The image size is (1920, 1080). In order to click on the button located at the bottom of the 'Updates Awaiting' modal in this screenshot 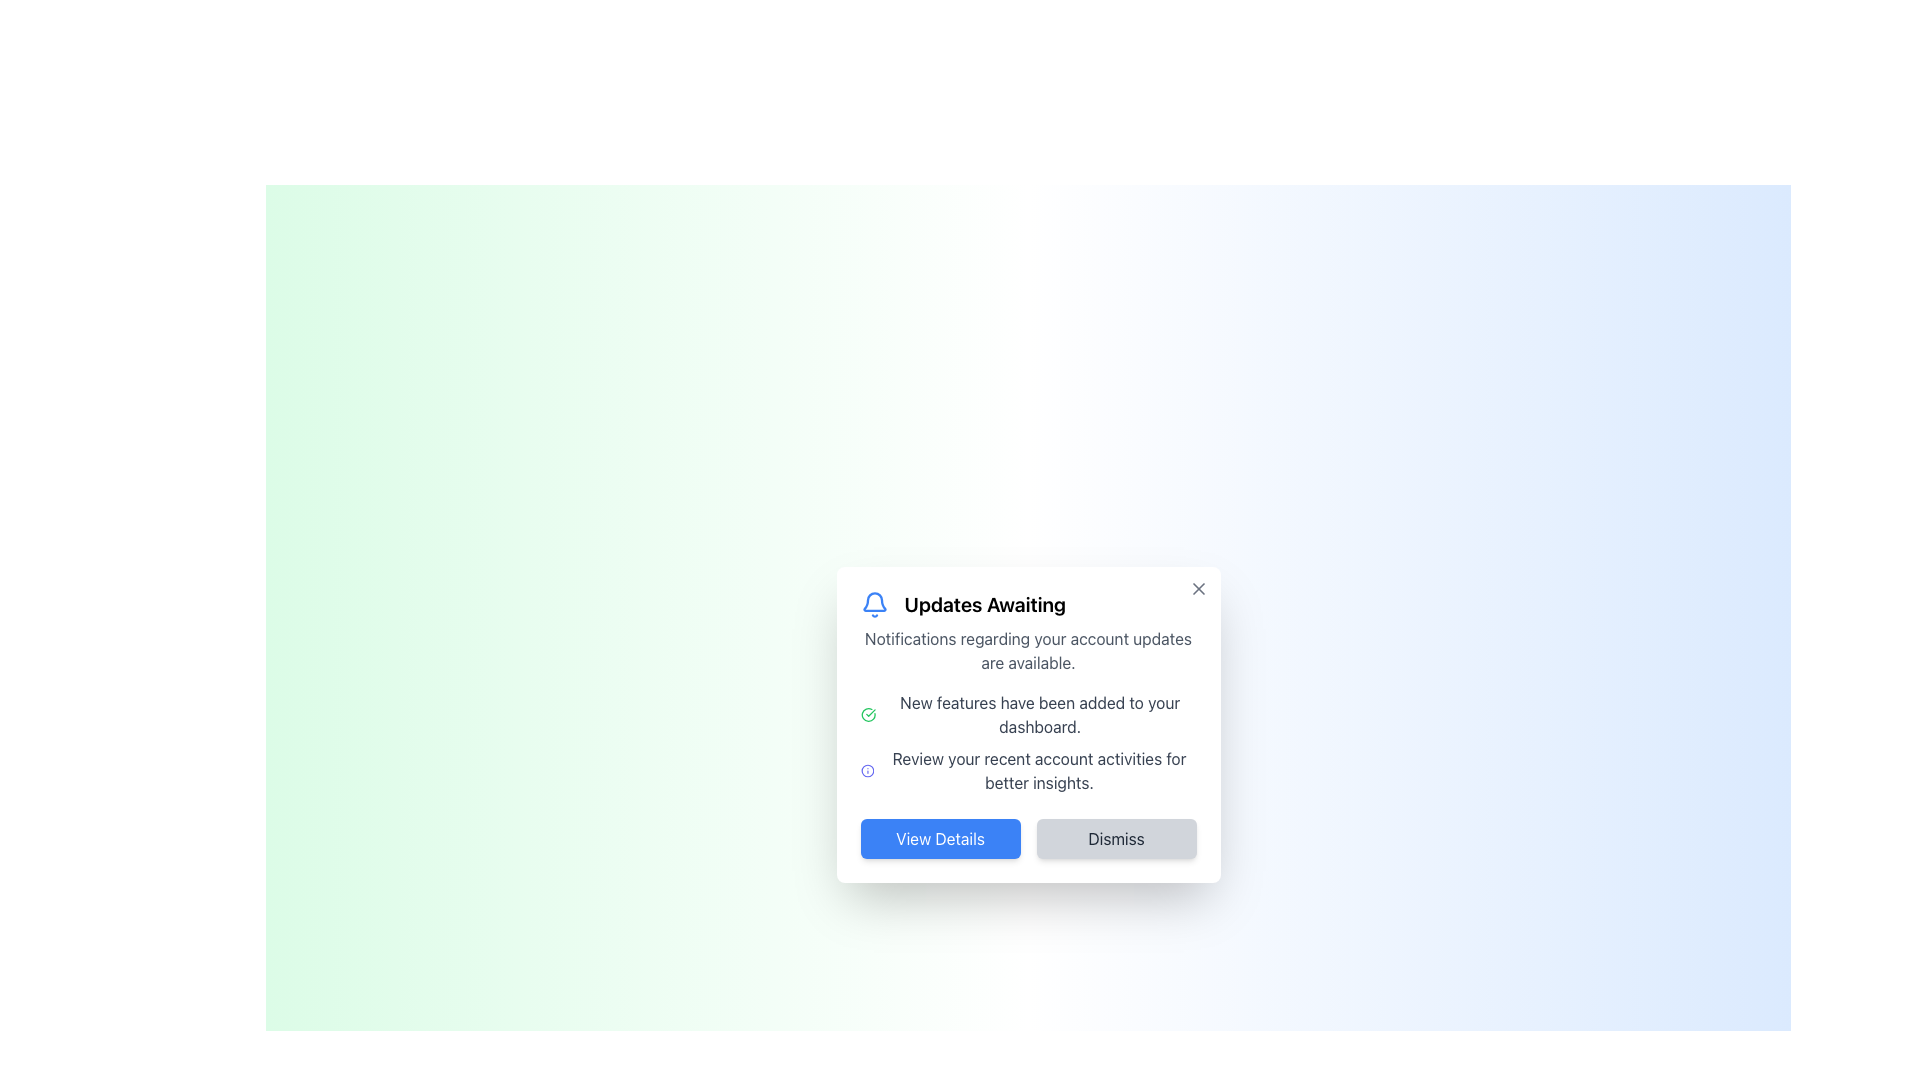, I will do `click(939, 839)`.